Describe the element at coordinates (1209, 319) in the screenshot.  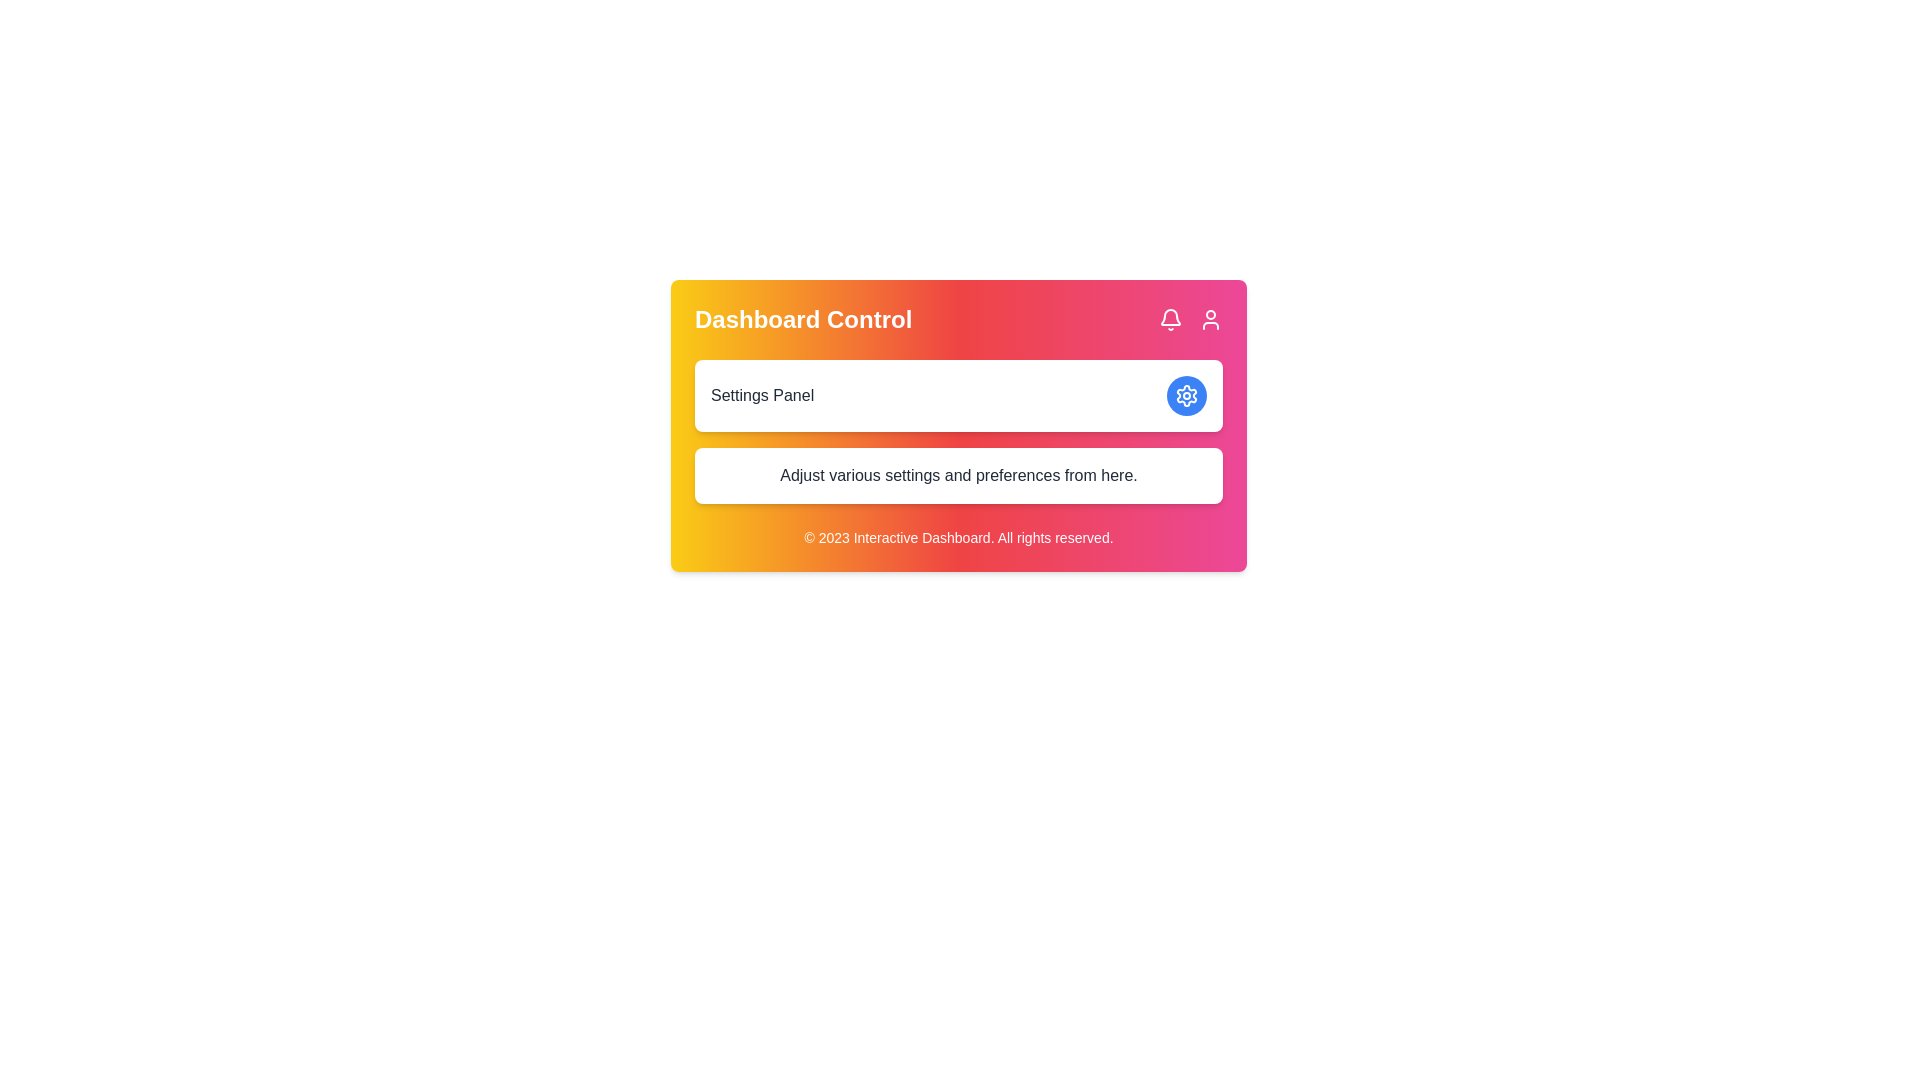
I see `the user account actions icon located at the top-right corner of the card-like interface` at that location.